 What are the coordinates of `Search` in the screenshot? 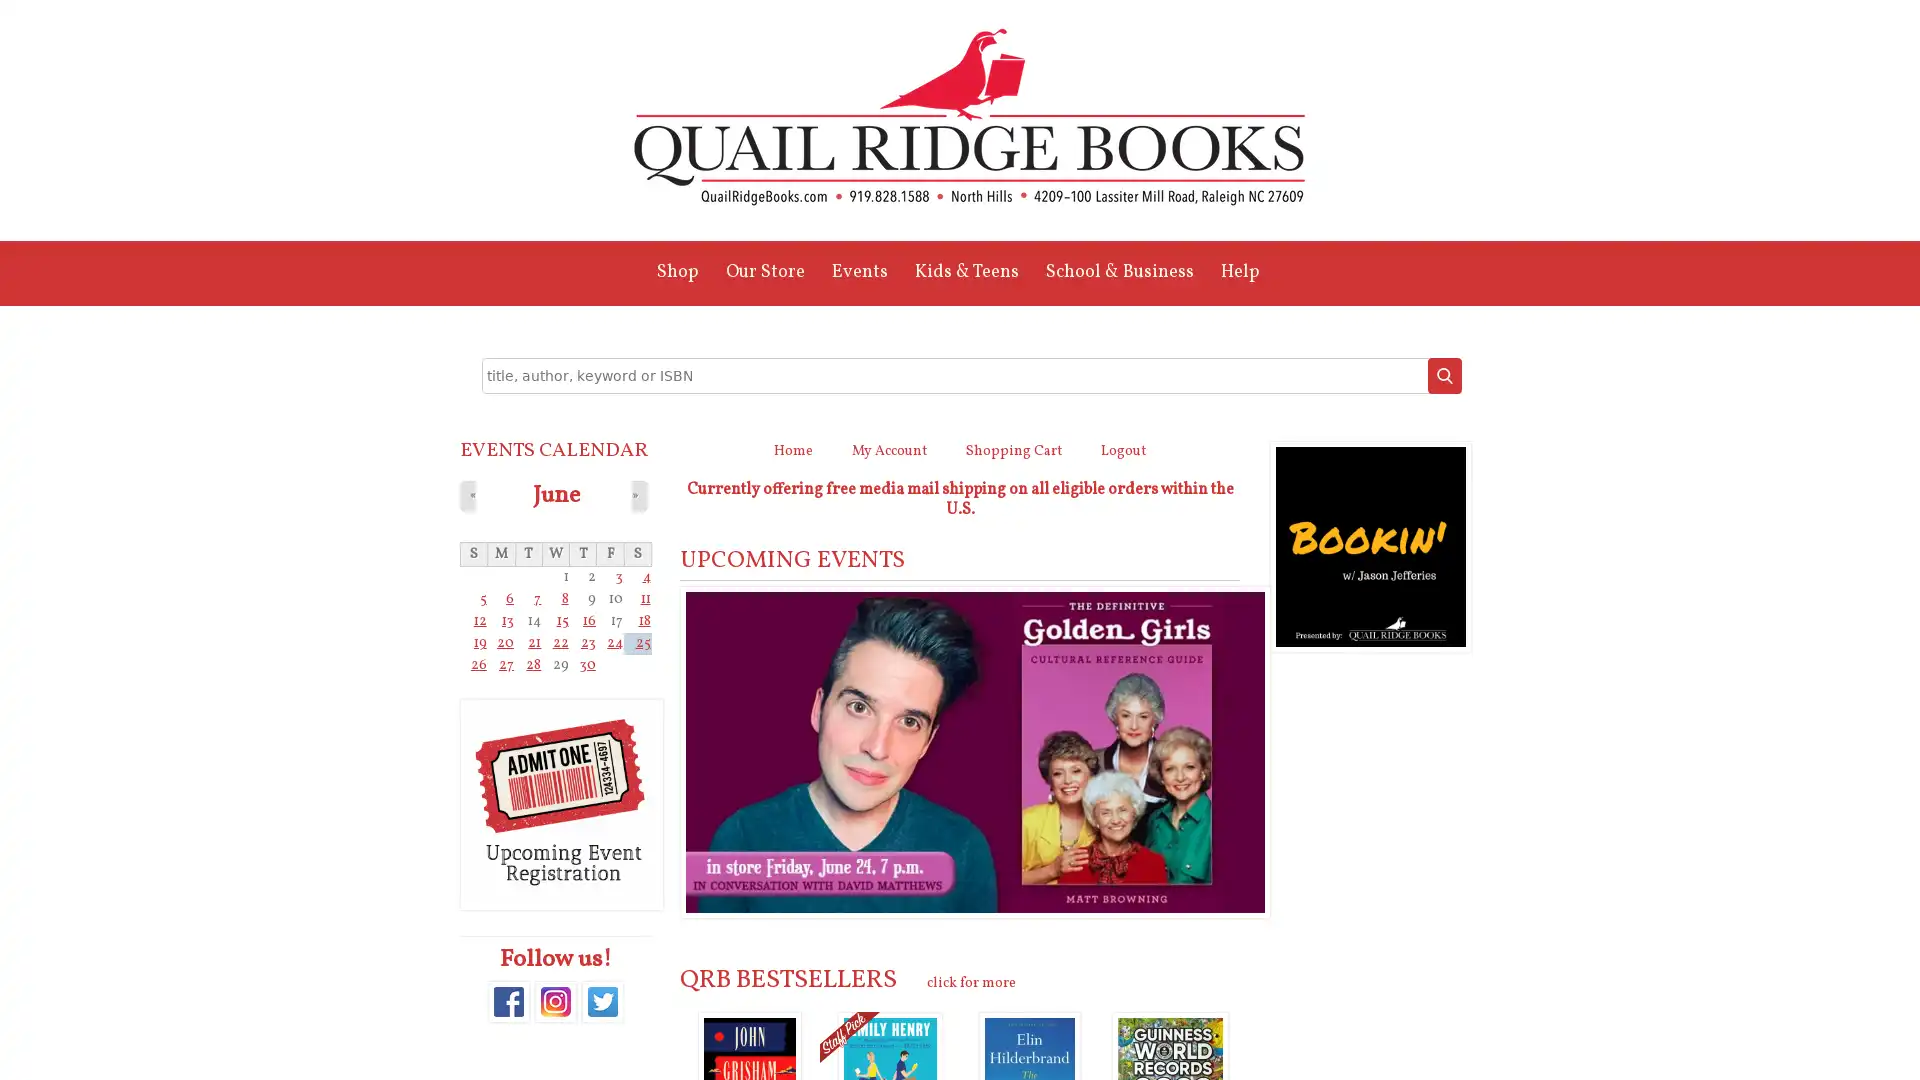 It's located at (1444, 374).